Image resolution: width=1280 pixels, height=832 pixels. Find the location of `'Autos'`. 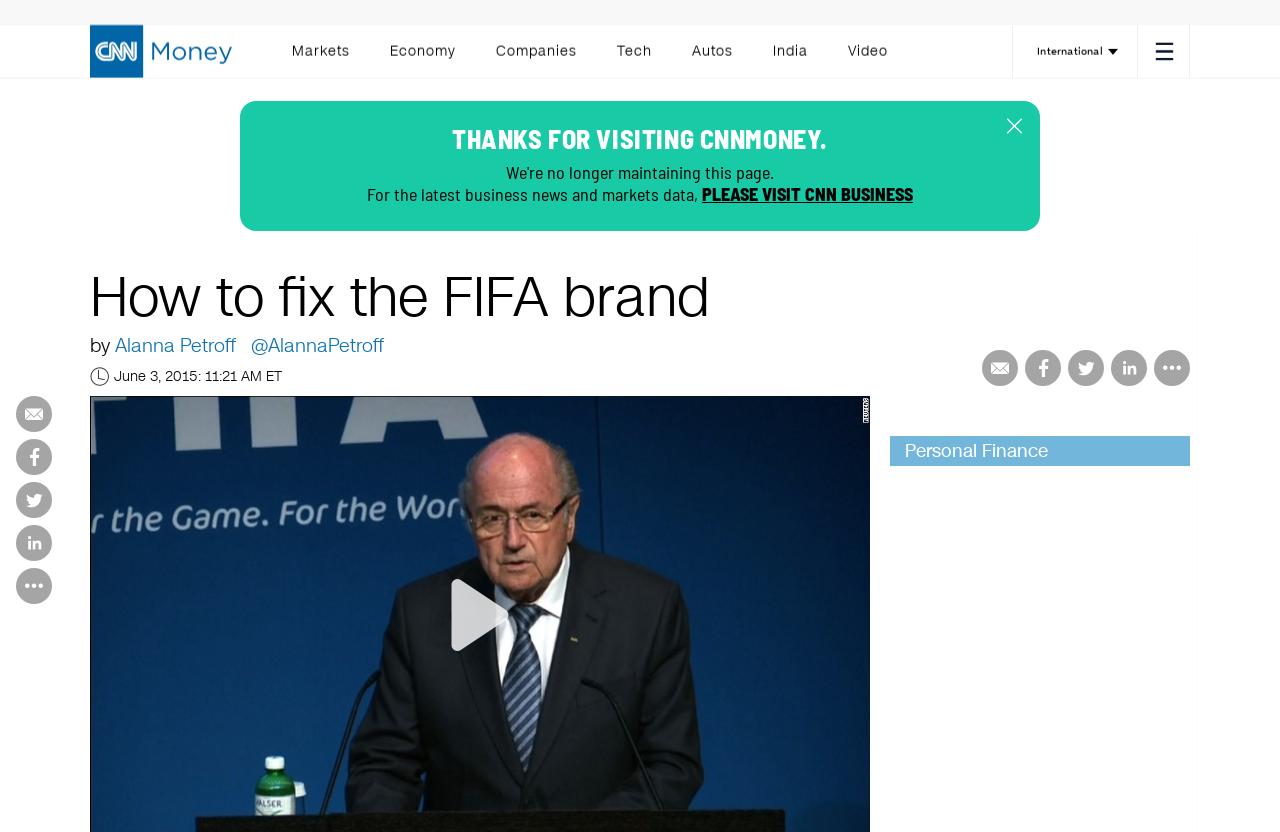

'Autos' is located at coordinates (690, 56).